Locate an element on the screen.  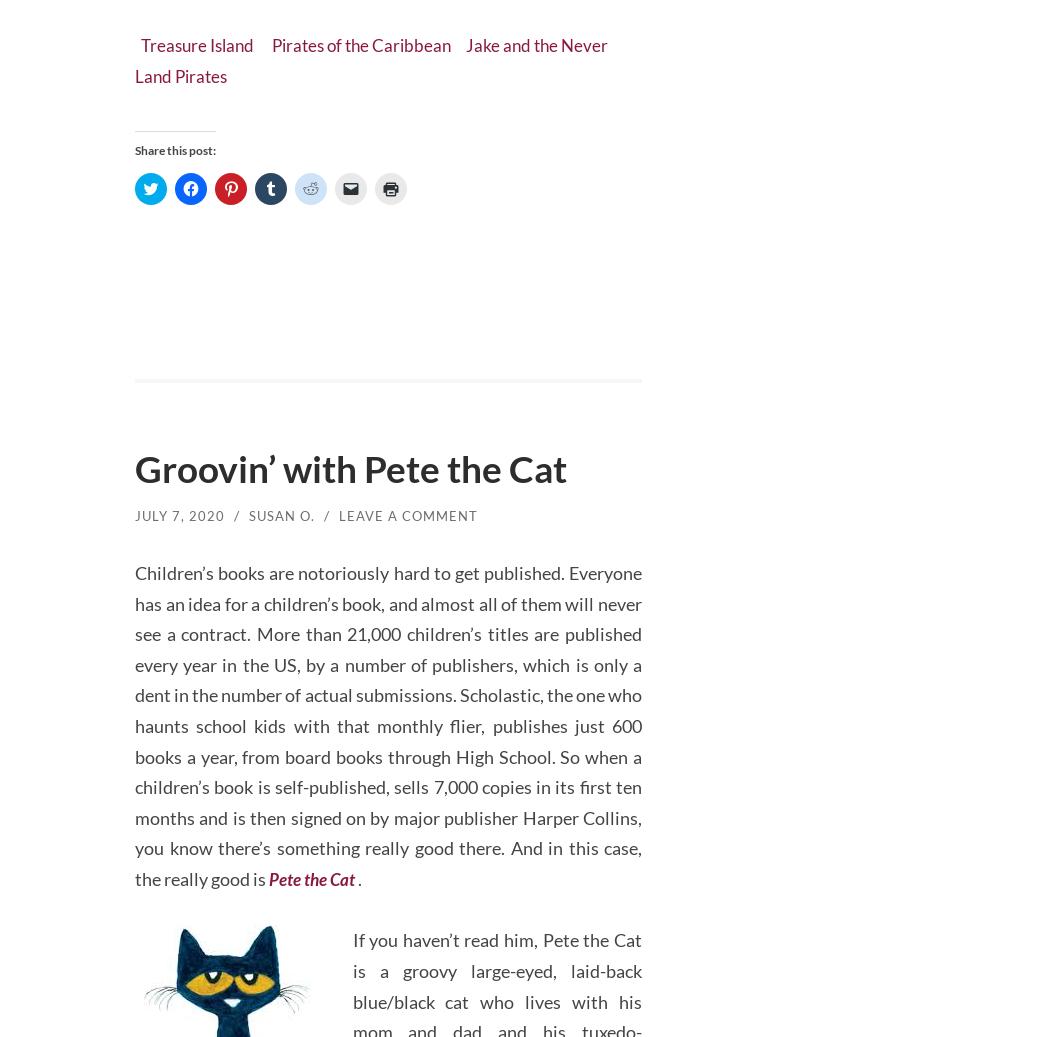
'Pete the Cat' is located at coordinates (268, 869).